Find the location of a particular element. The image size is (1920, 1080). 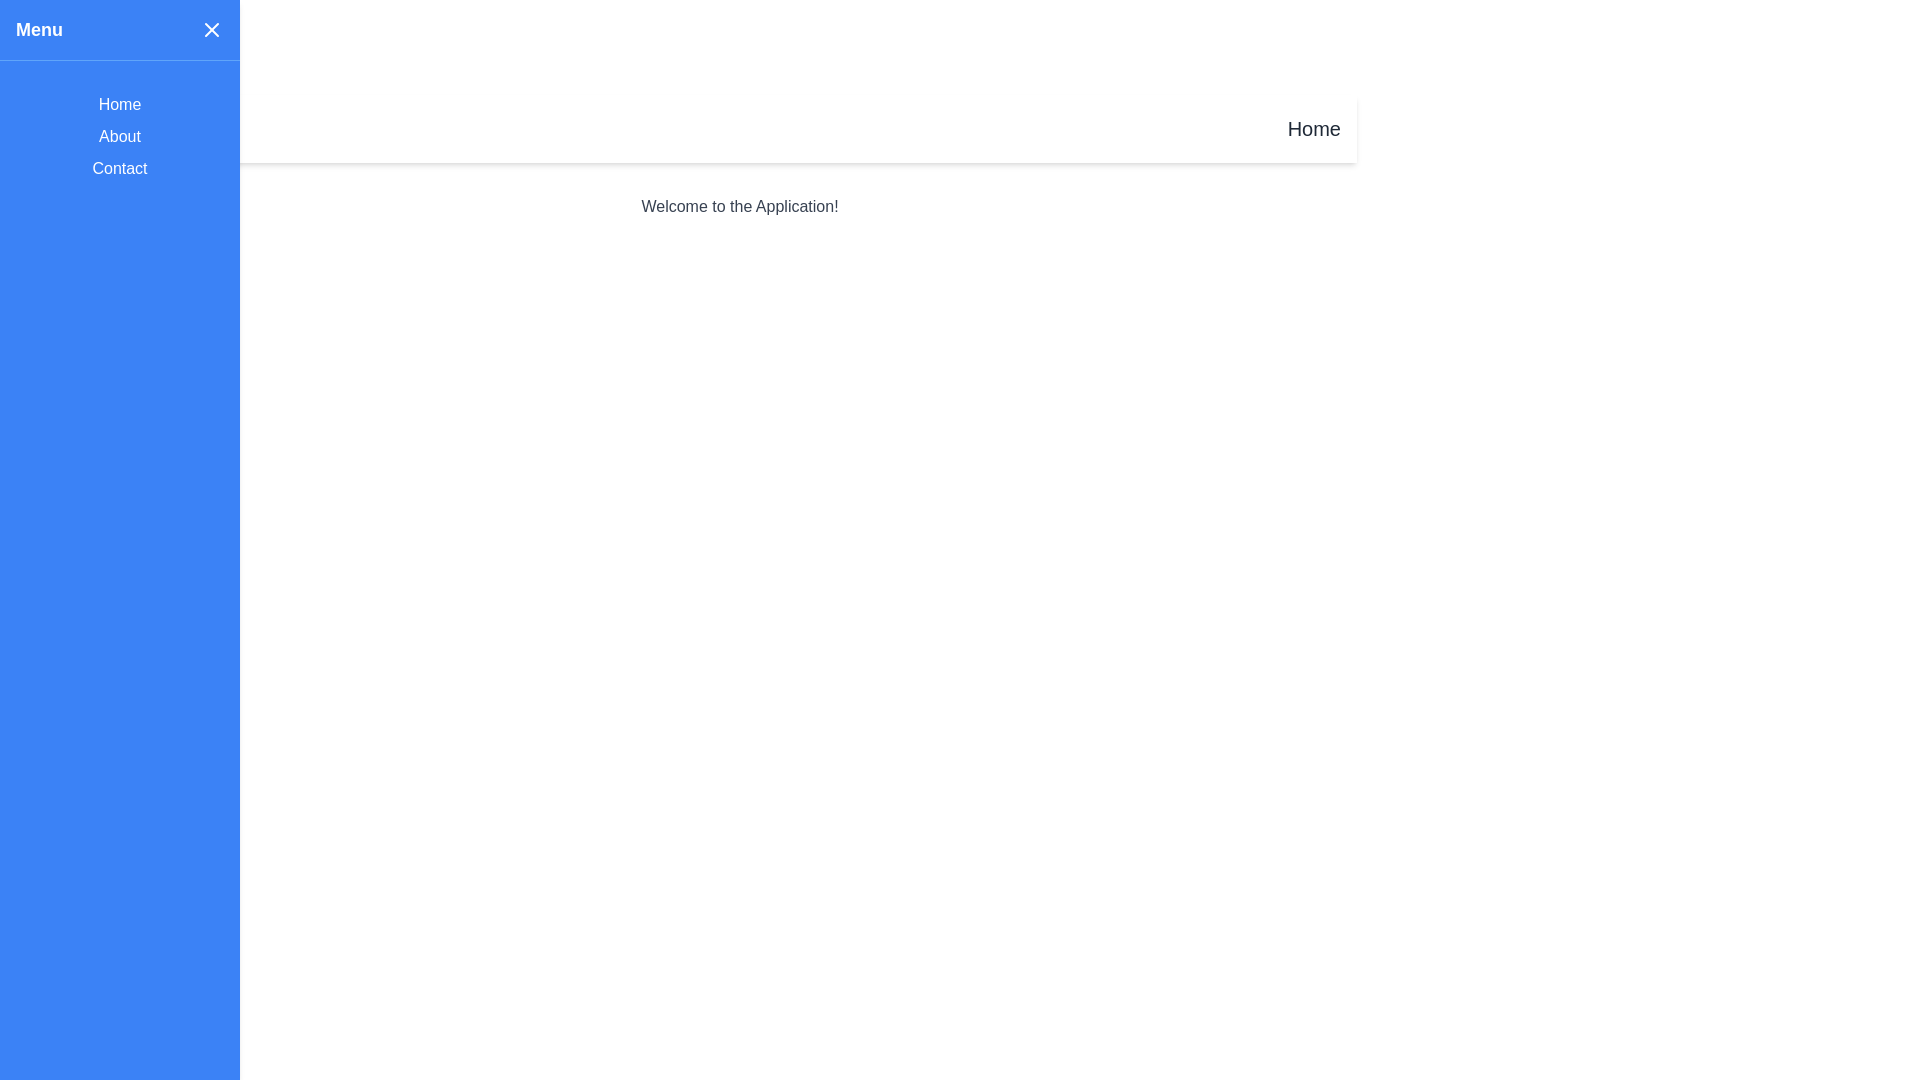

the Icon Button located in the left side navigation menu is located at coordinates (156, 128).